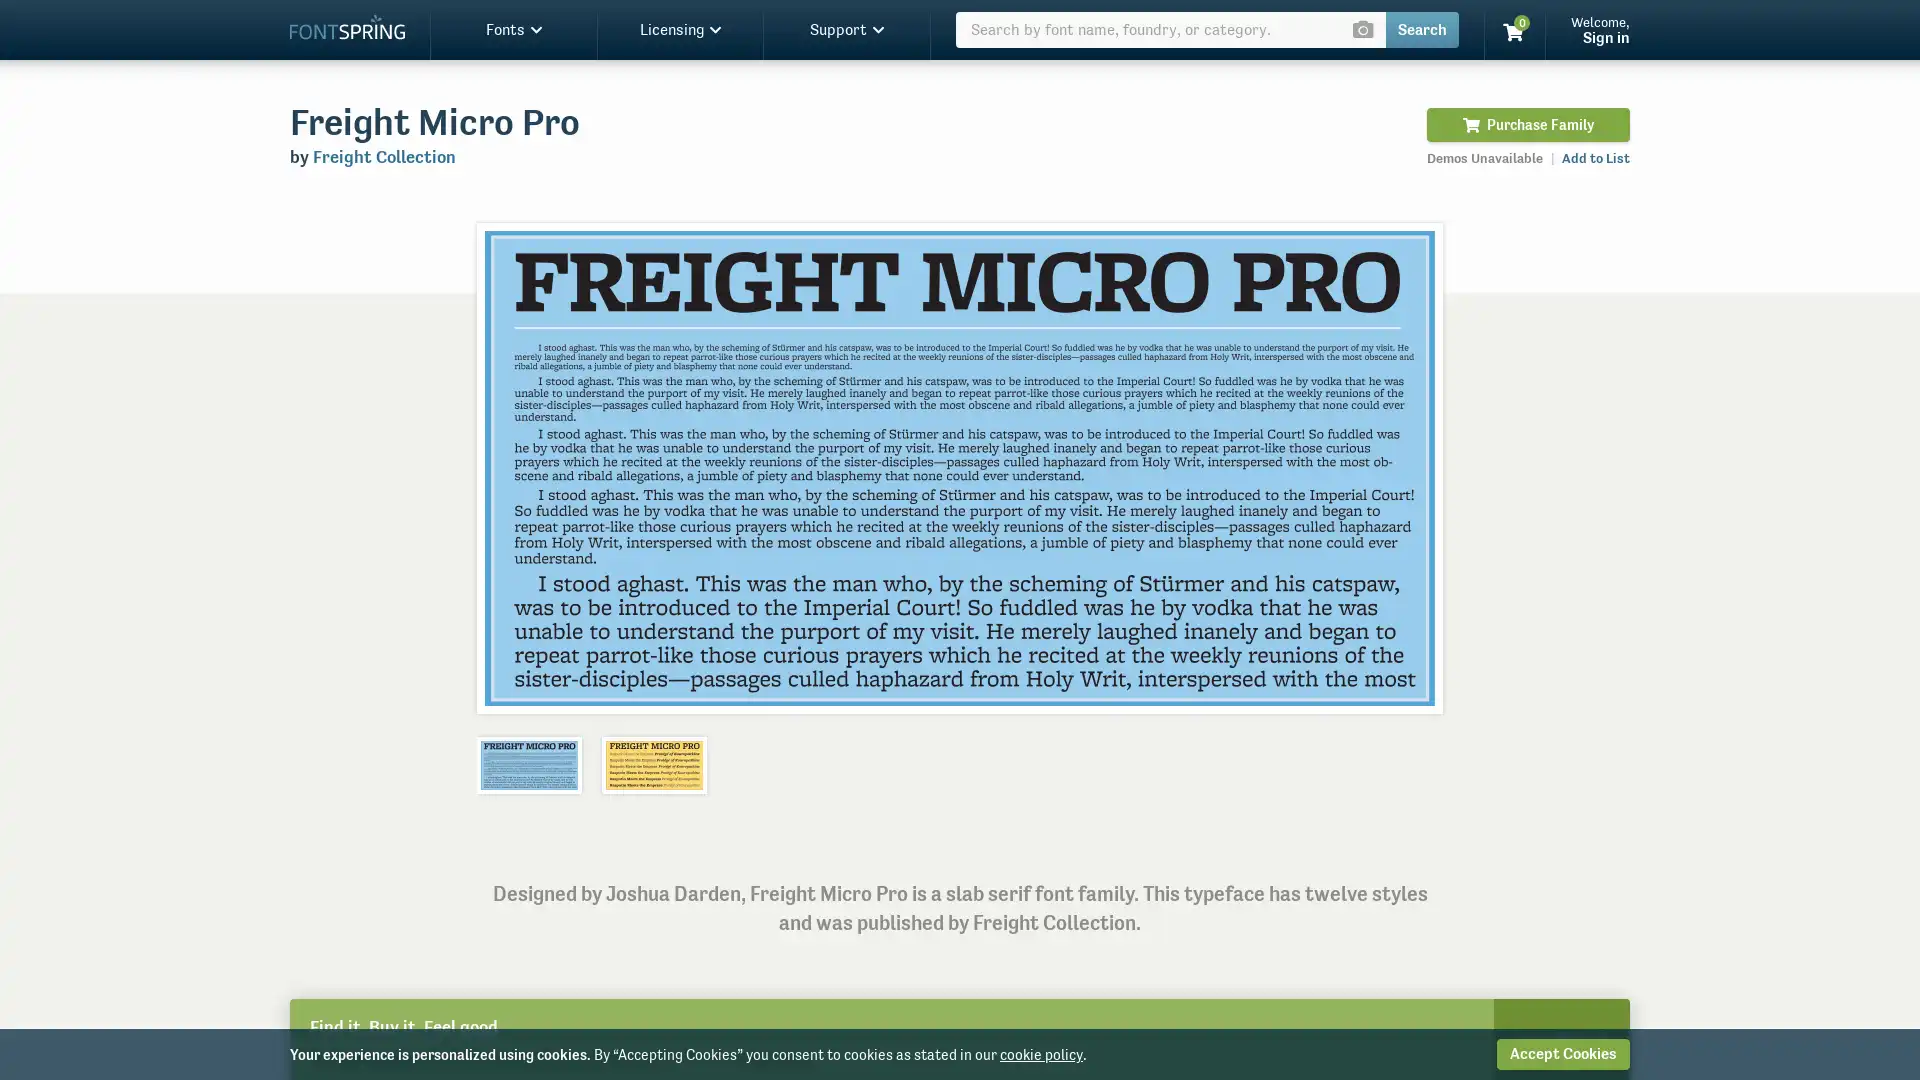  Describe the element at coordinates (1527, 124) in the screenshot. I see `Purchase Family` at that location.